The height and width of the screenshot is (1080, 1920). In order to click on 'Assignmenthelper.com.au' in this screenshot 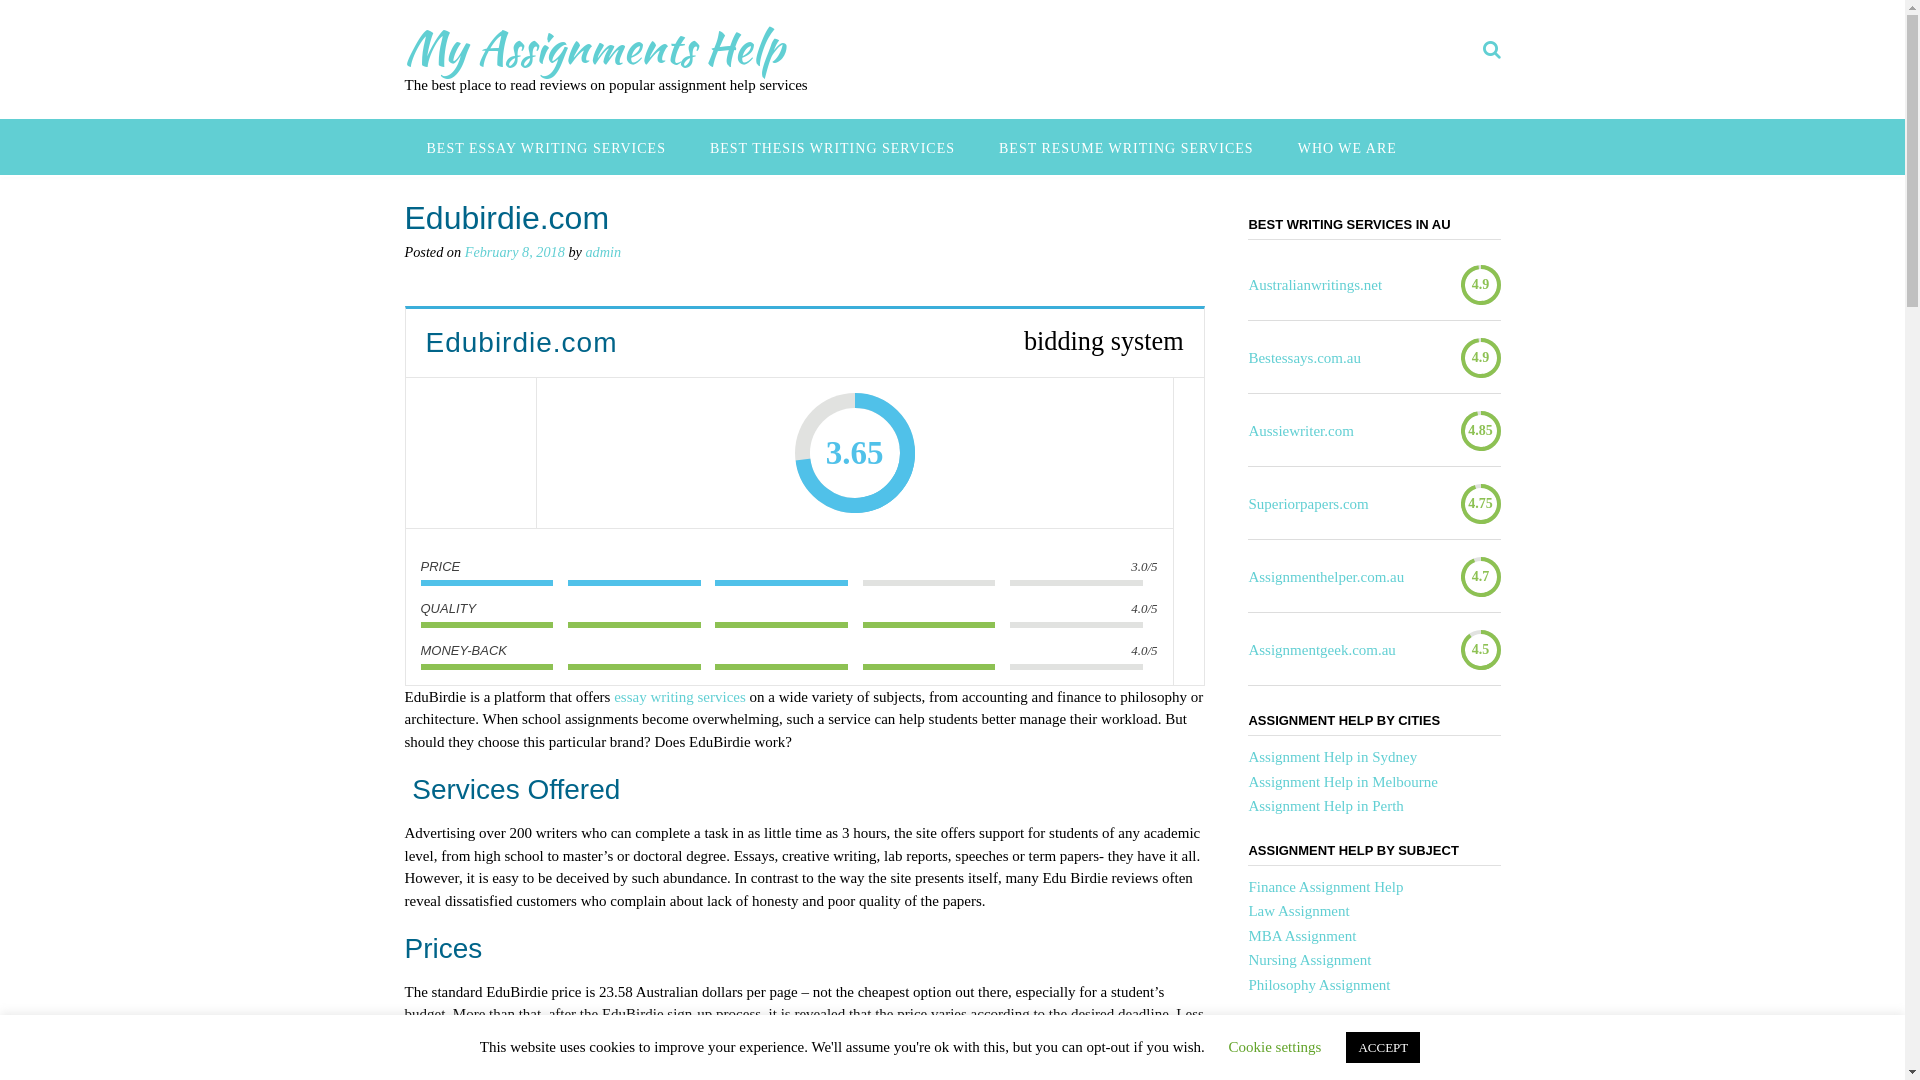, I will do `click(1325, 577)`.